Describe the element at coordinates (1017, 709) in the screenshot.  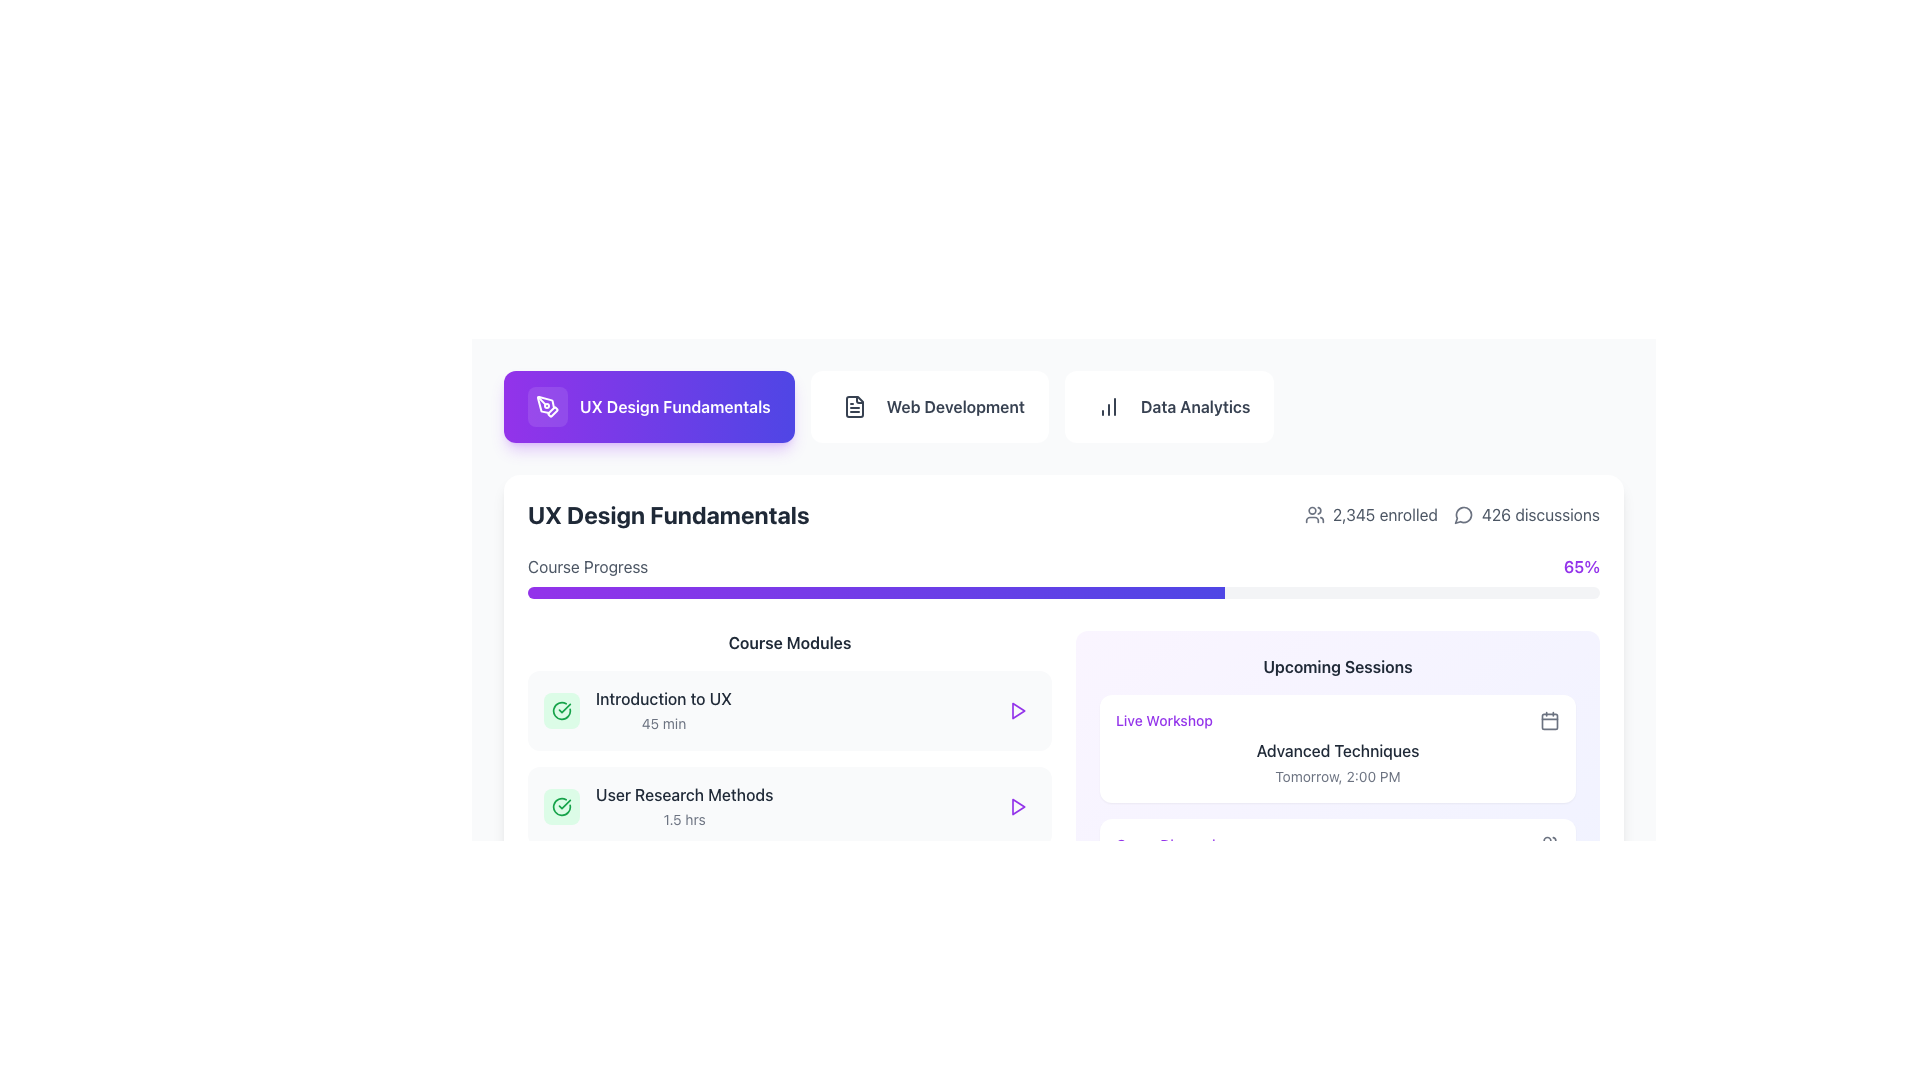
I see `the triangular play icon with a bold purple border for the 'Introduction to UX' course module` at that location.